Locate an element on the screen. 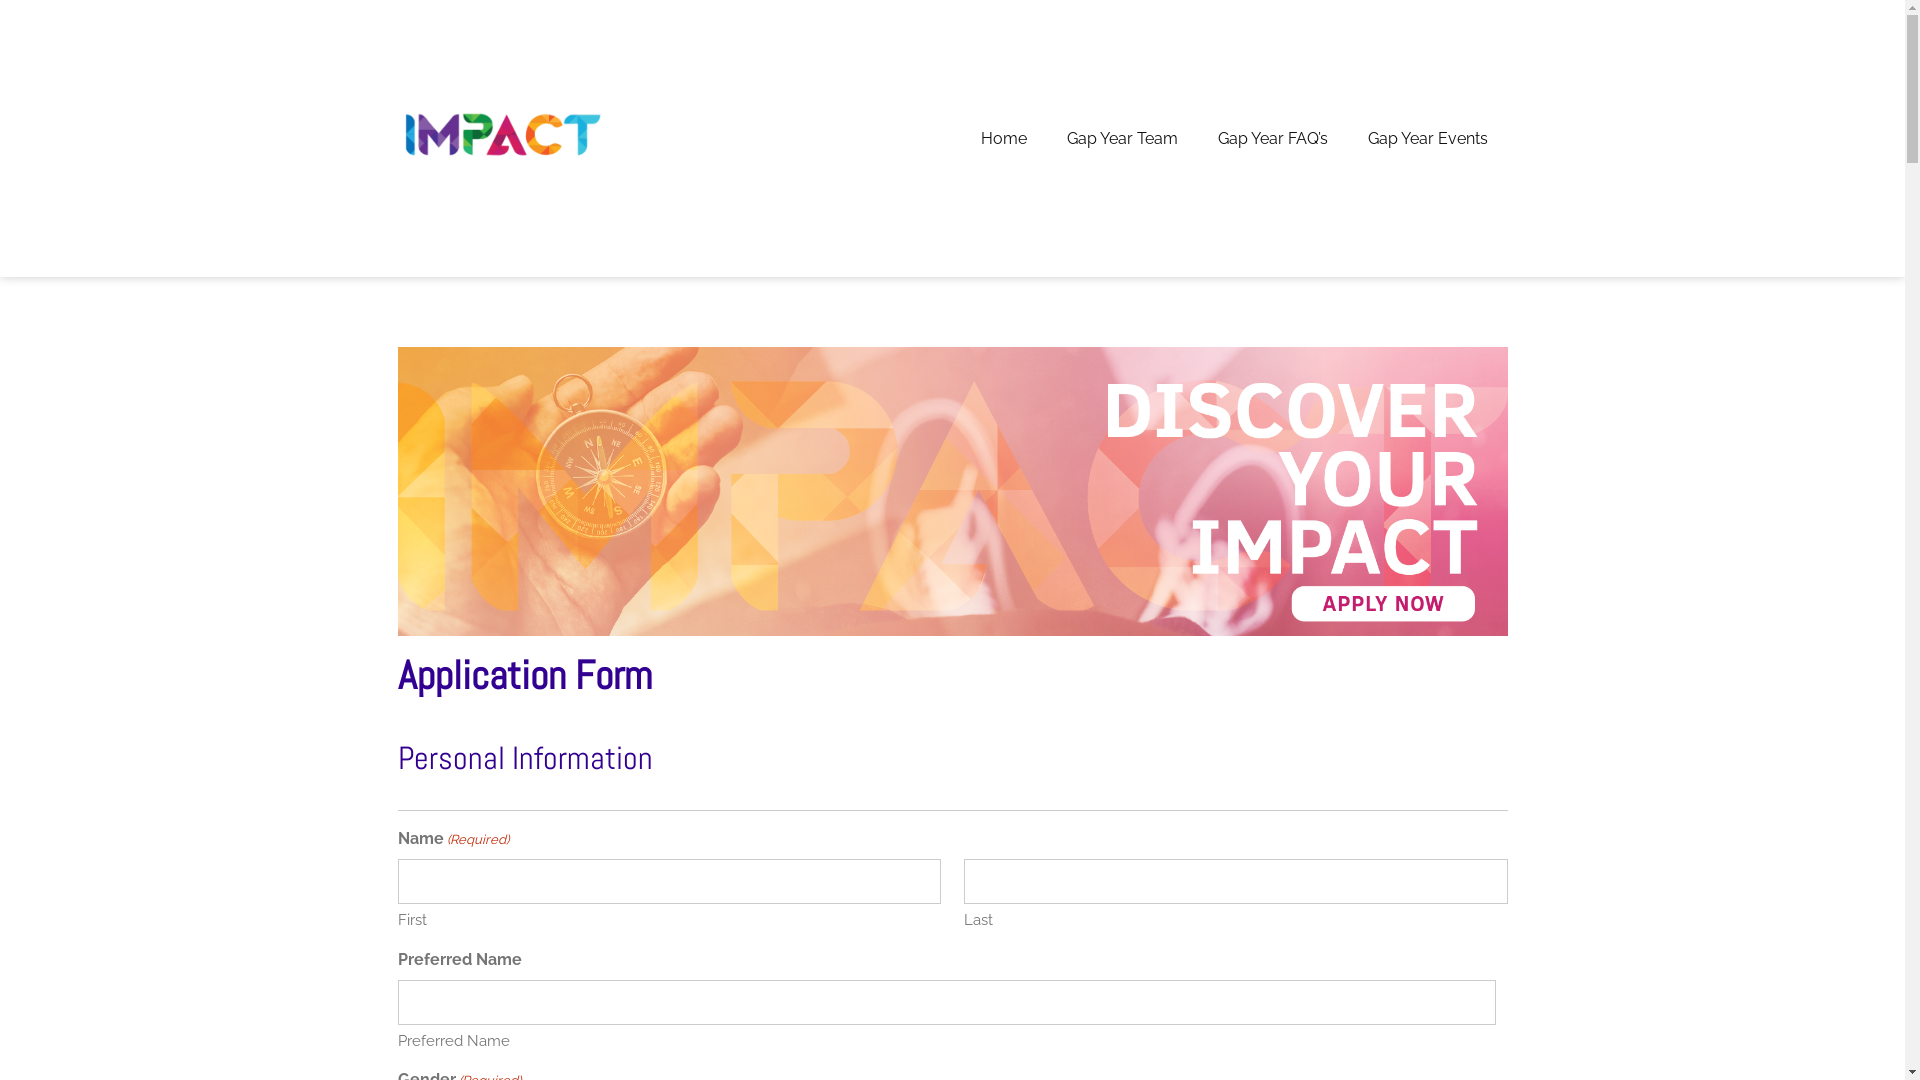  'Home' is located at coordinates (1003, 137).